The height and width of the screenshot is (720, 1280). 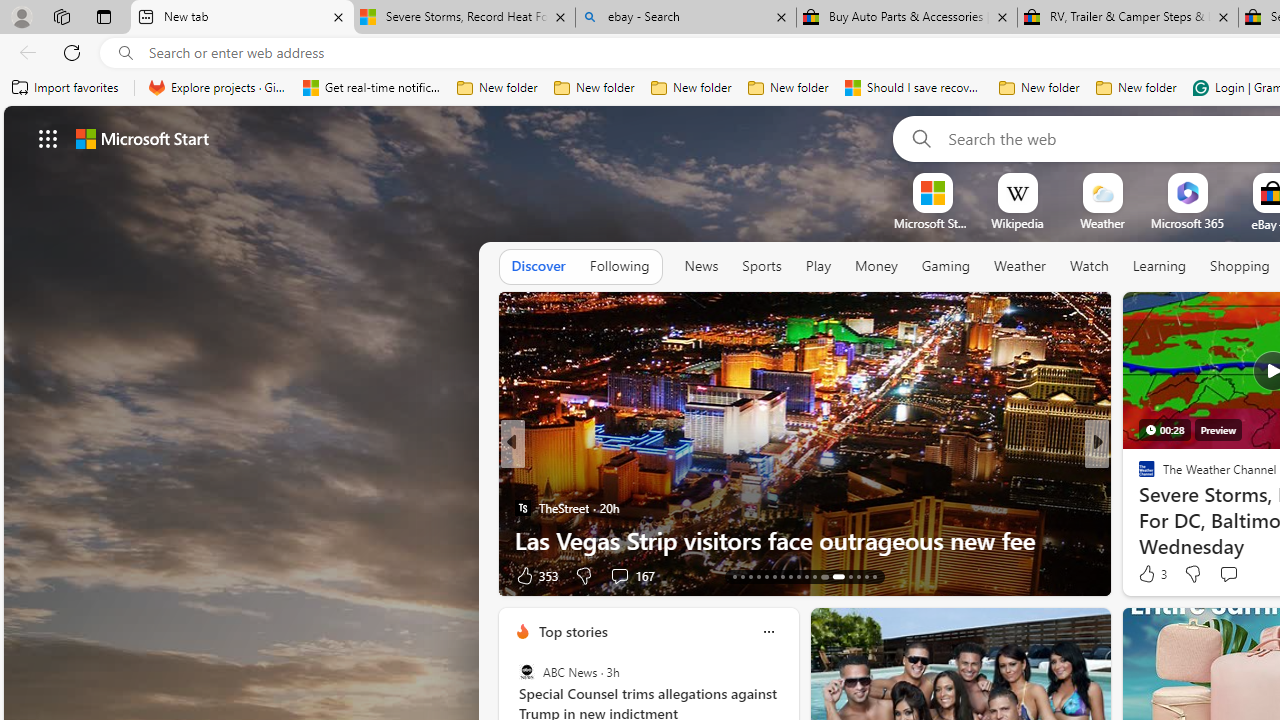 What do you see at coordinates (1138, 506) in the screenshot?
I see `'Dailymotion'` at bounding box center [1138, 506].